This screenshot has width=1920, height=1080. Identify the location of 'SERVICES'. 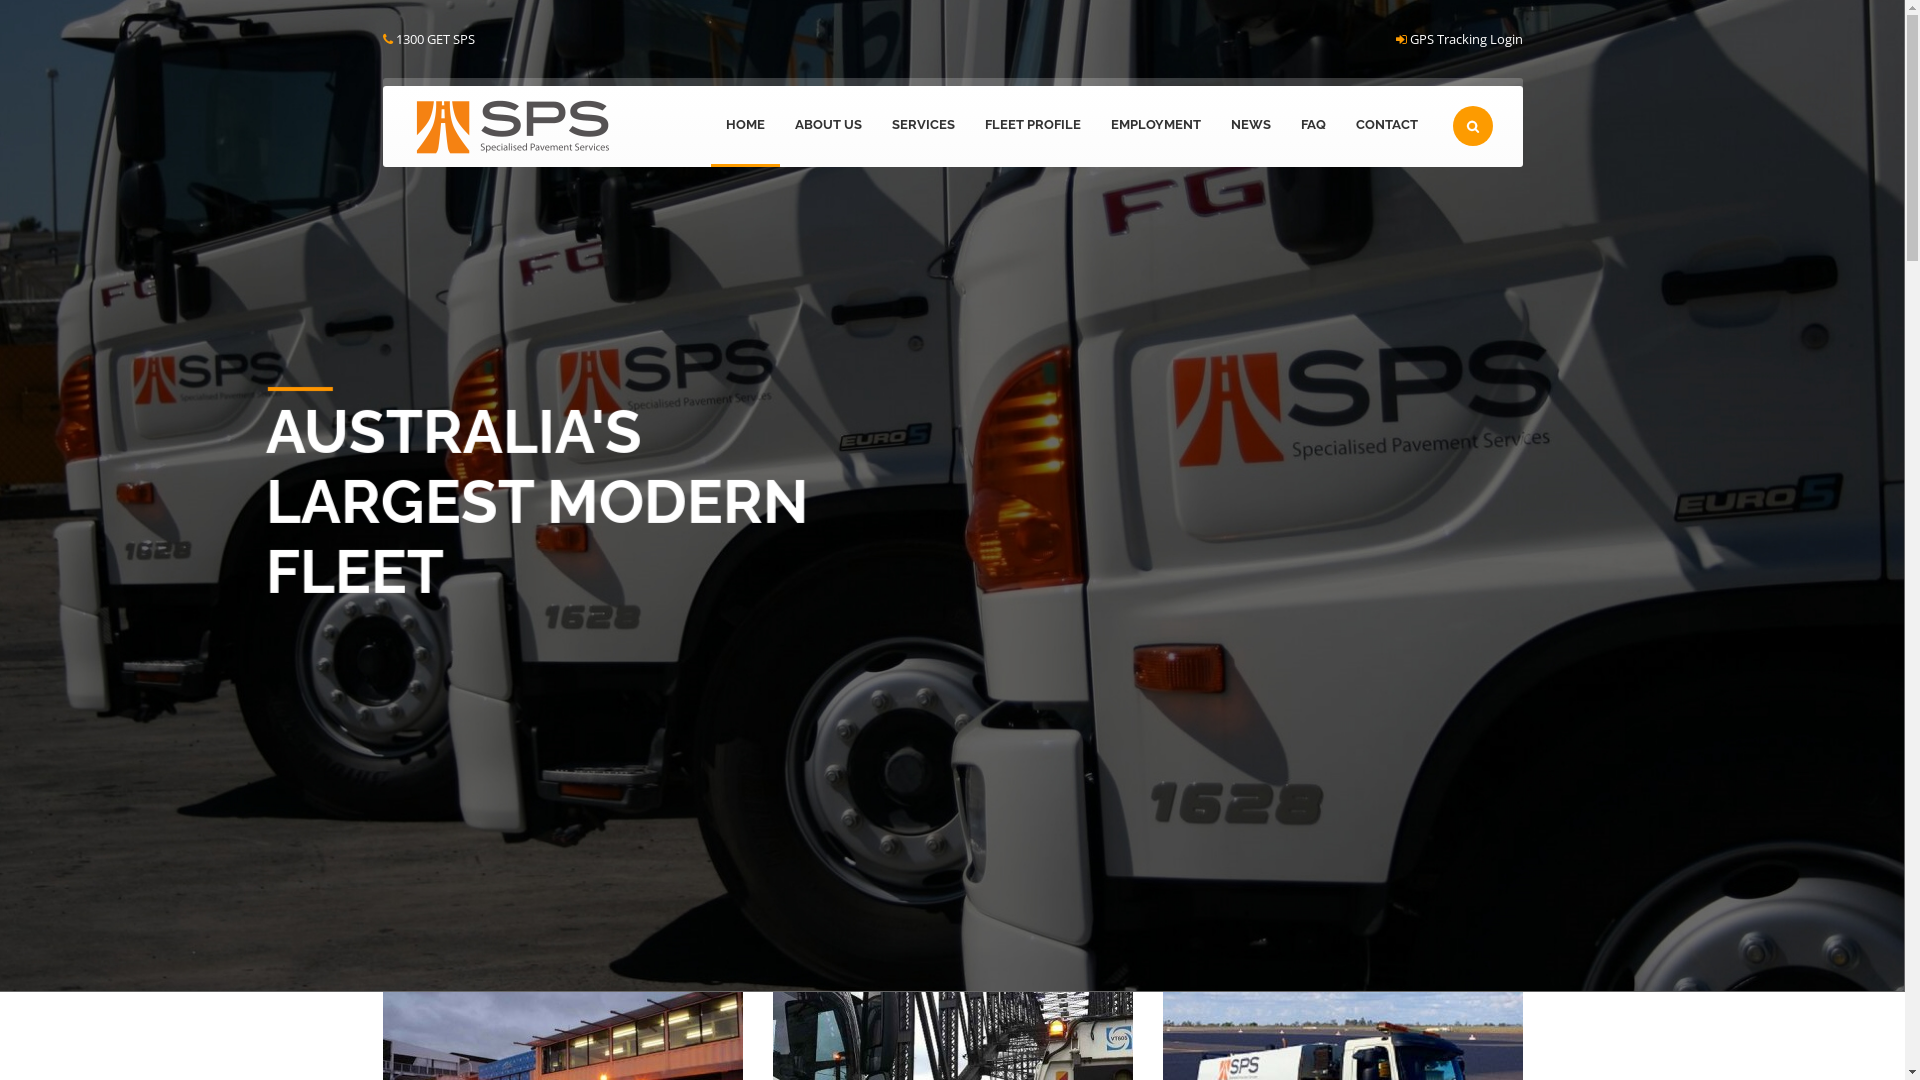
(921, 126).